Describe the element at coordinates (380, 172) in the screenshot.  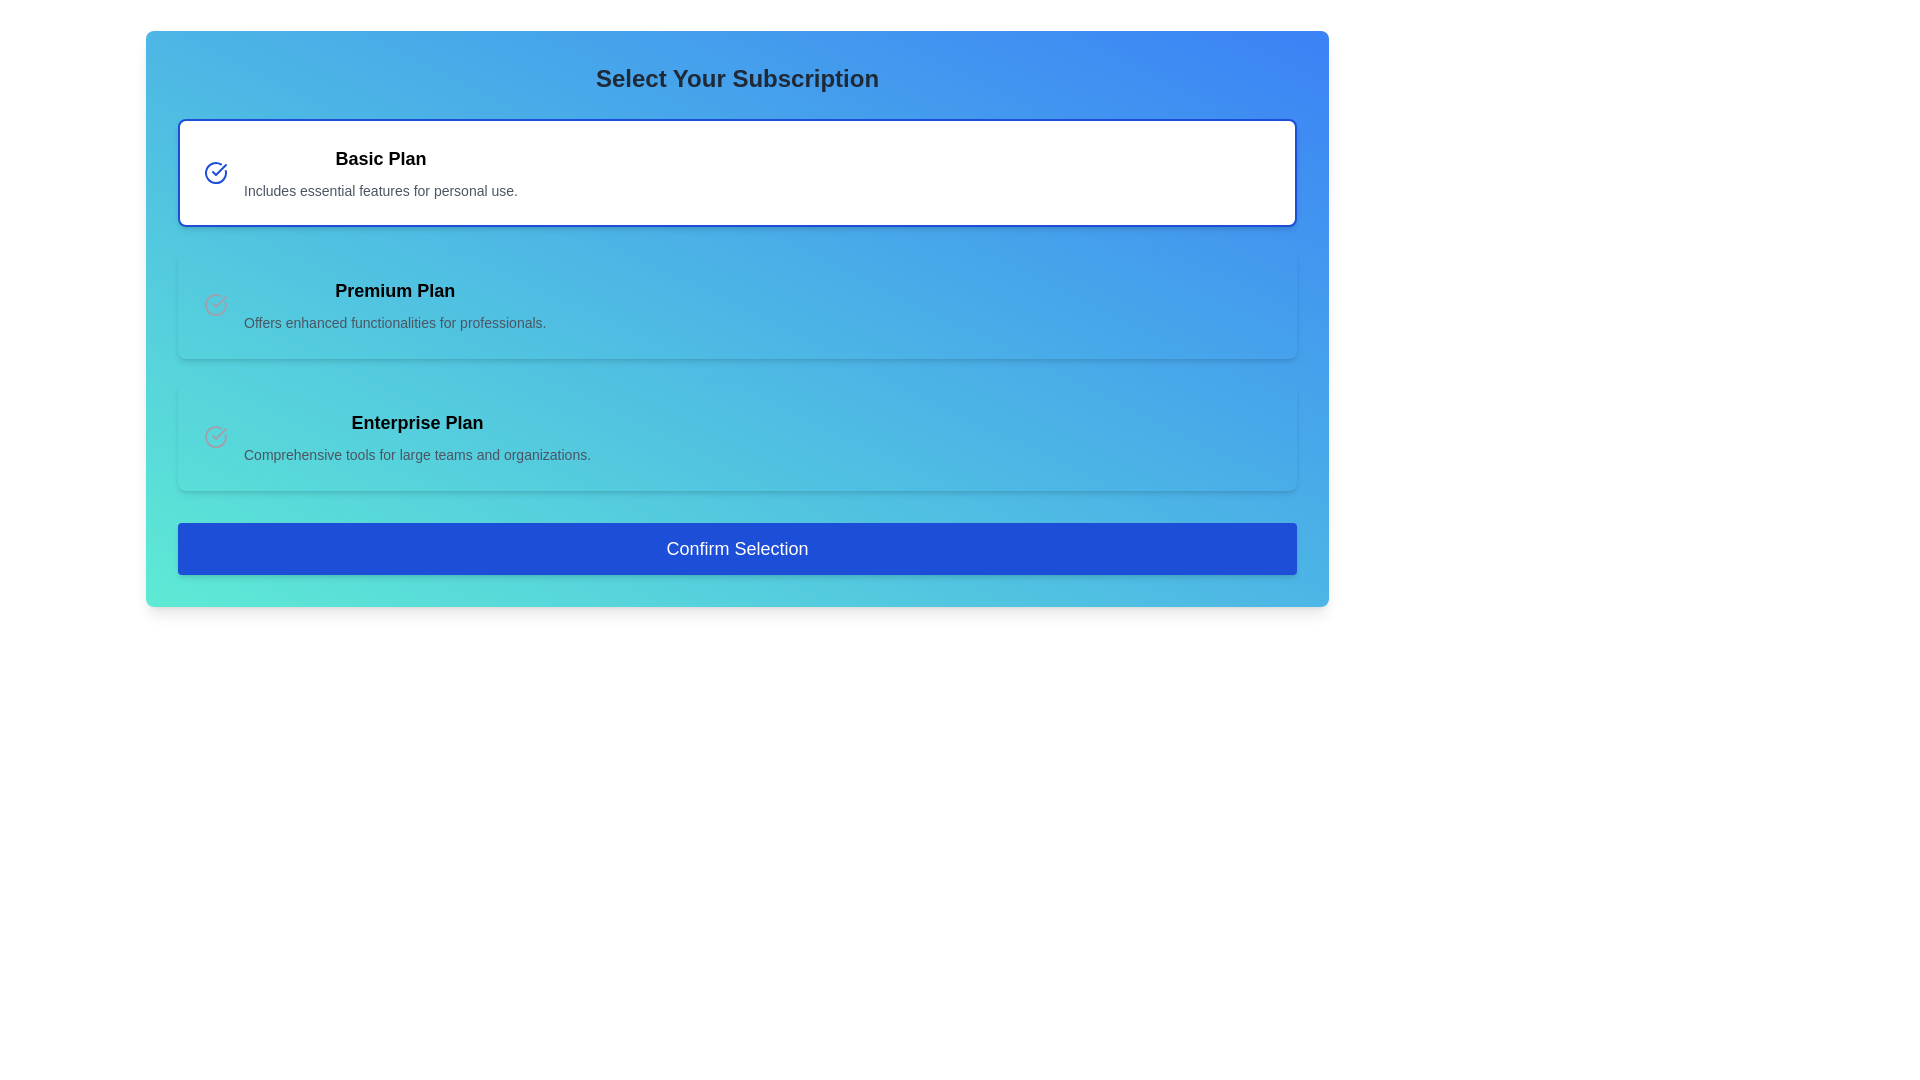
I see `the selectable description summary for the 'Basic Plan' subscription option, which is located in the leftmost selection card above the 'Premium Plan' and 'Enterprise Plan' options` at that location.